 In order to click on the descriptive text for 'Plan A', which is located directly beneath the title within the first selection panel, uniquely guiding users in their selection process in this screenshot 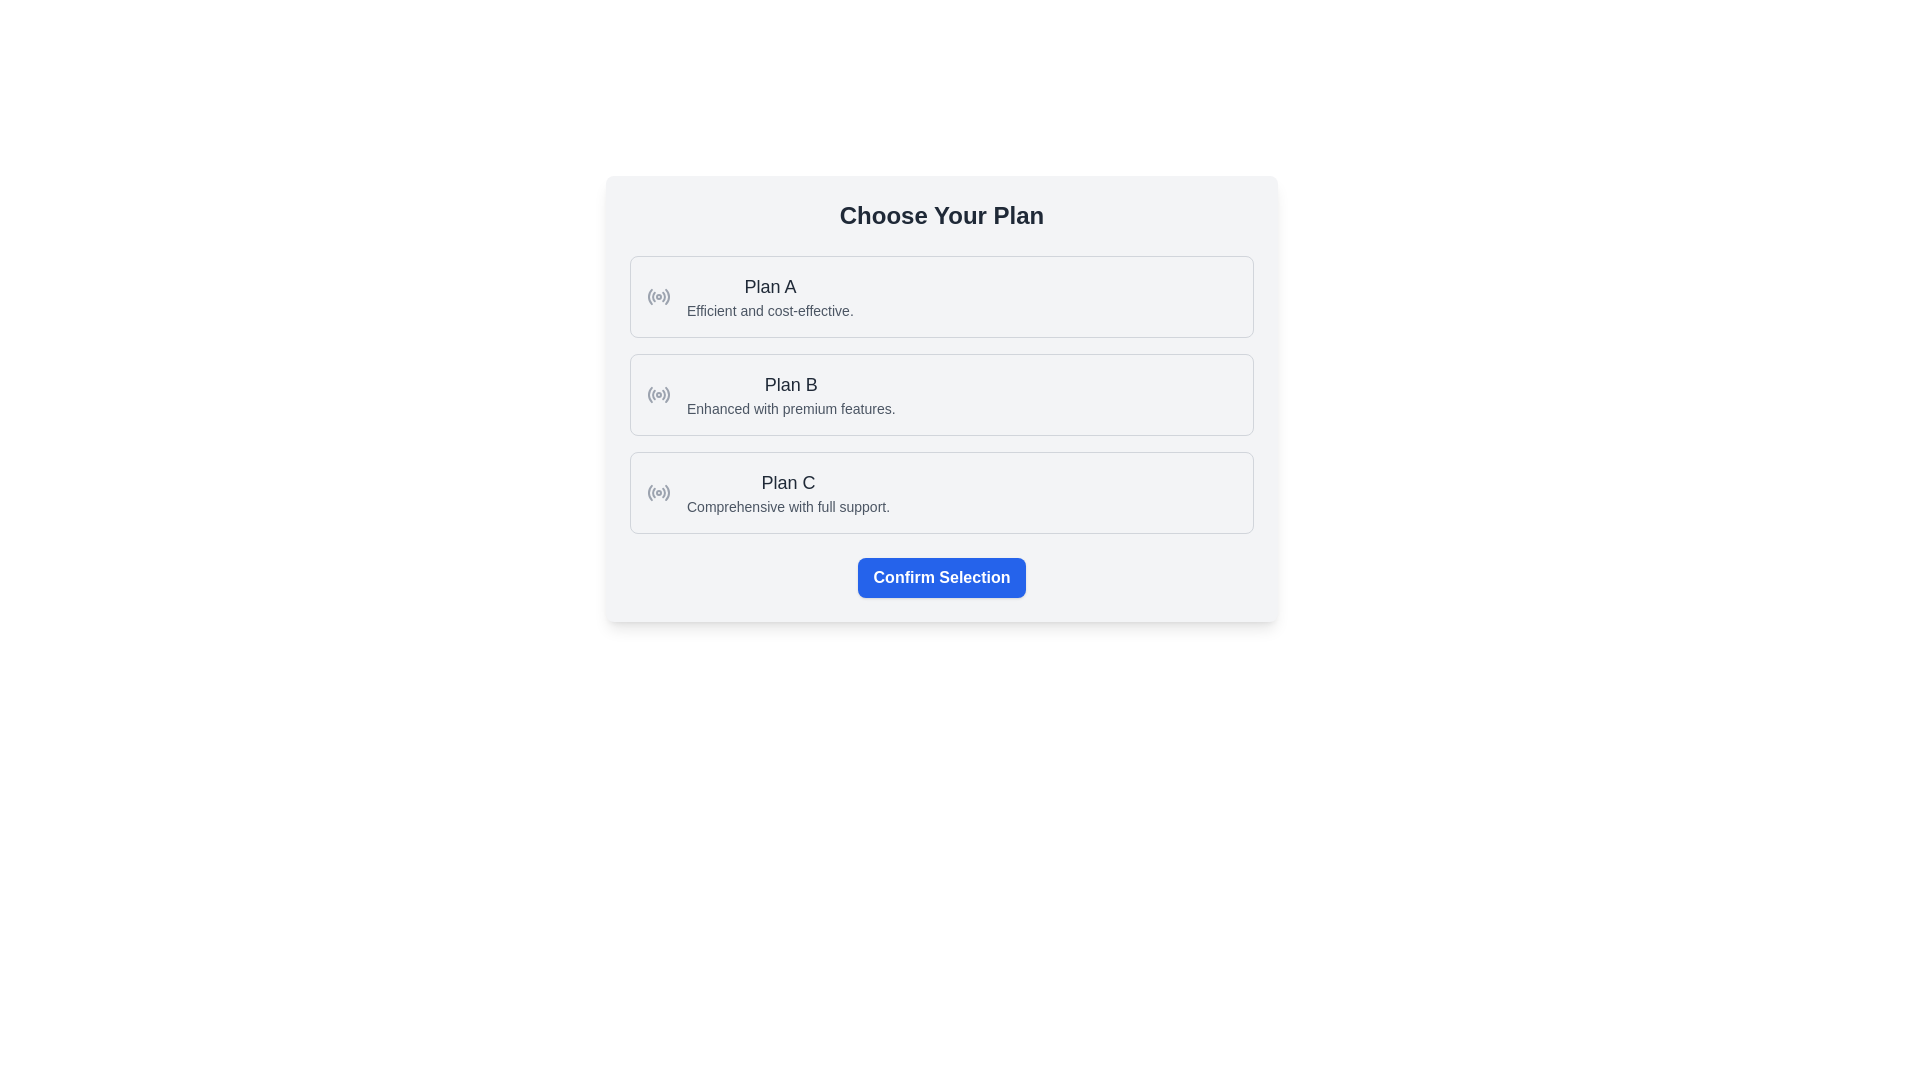, I will do `click(769, 311)`.